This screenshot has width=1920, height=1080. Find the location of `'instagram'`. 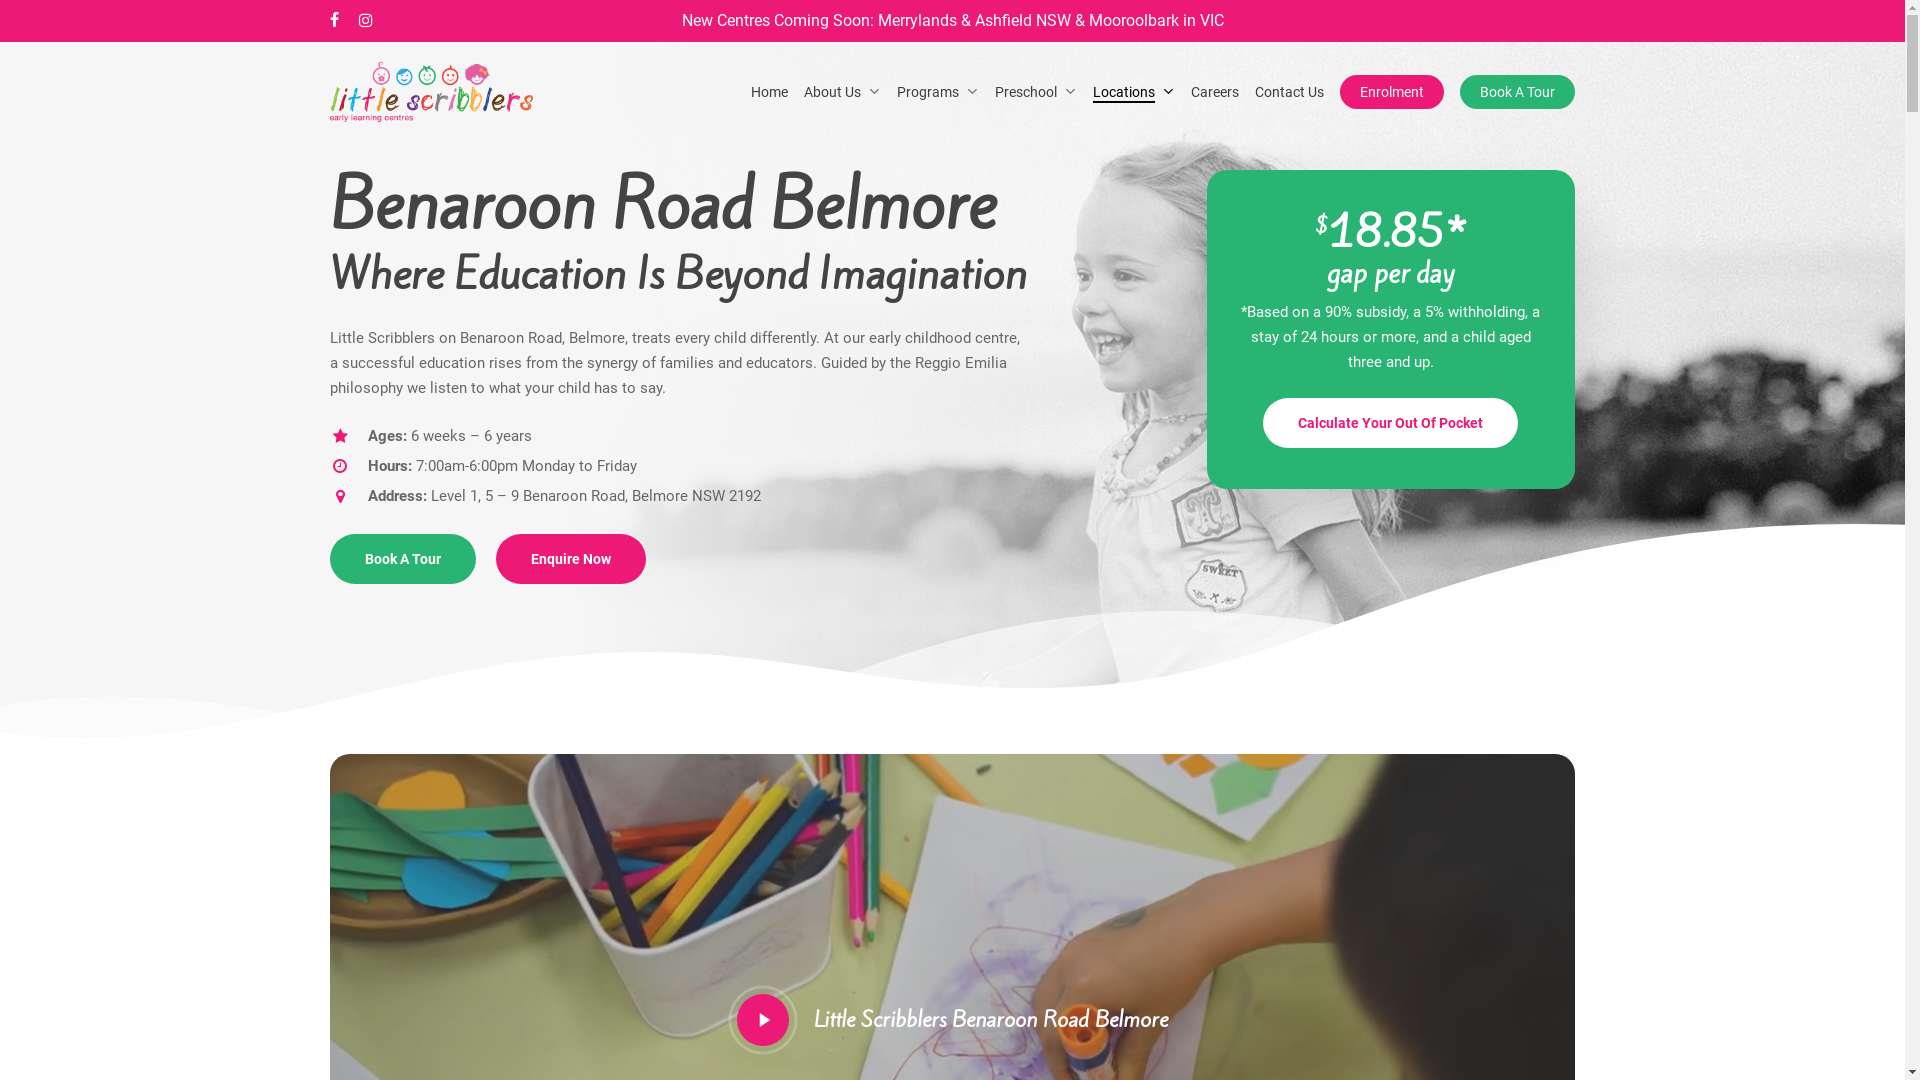

'instagram' is located at coordinates (359, 20).